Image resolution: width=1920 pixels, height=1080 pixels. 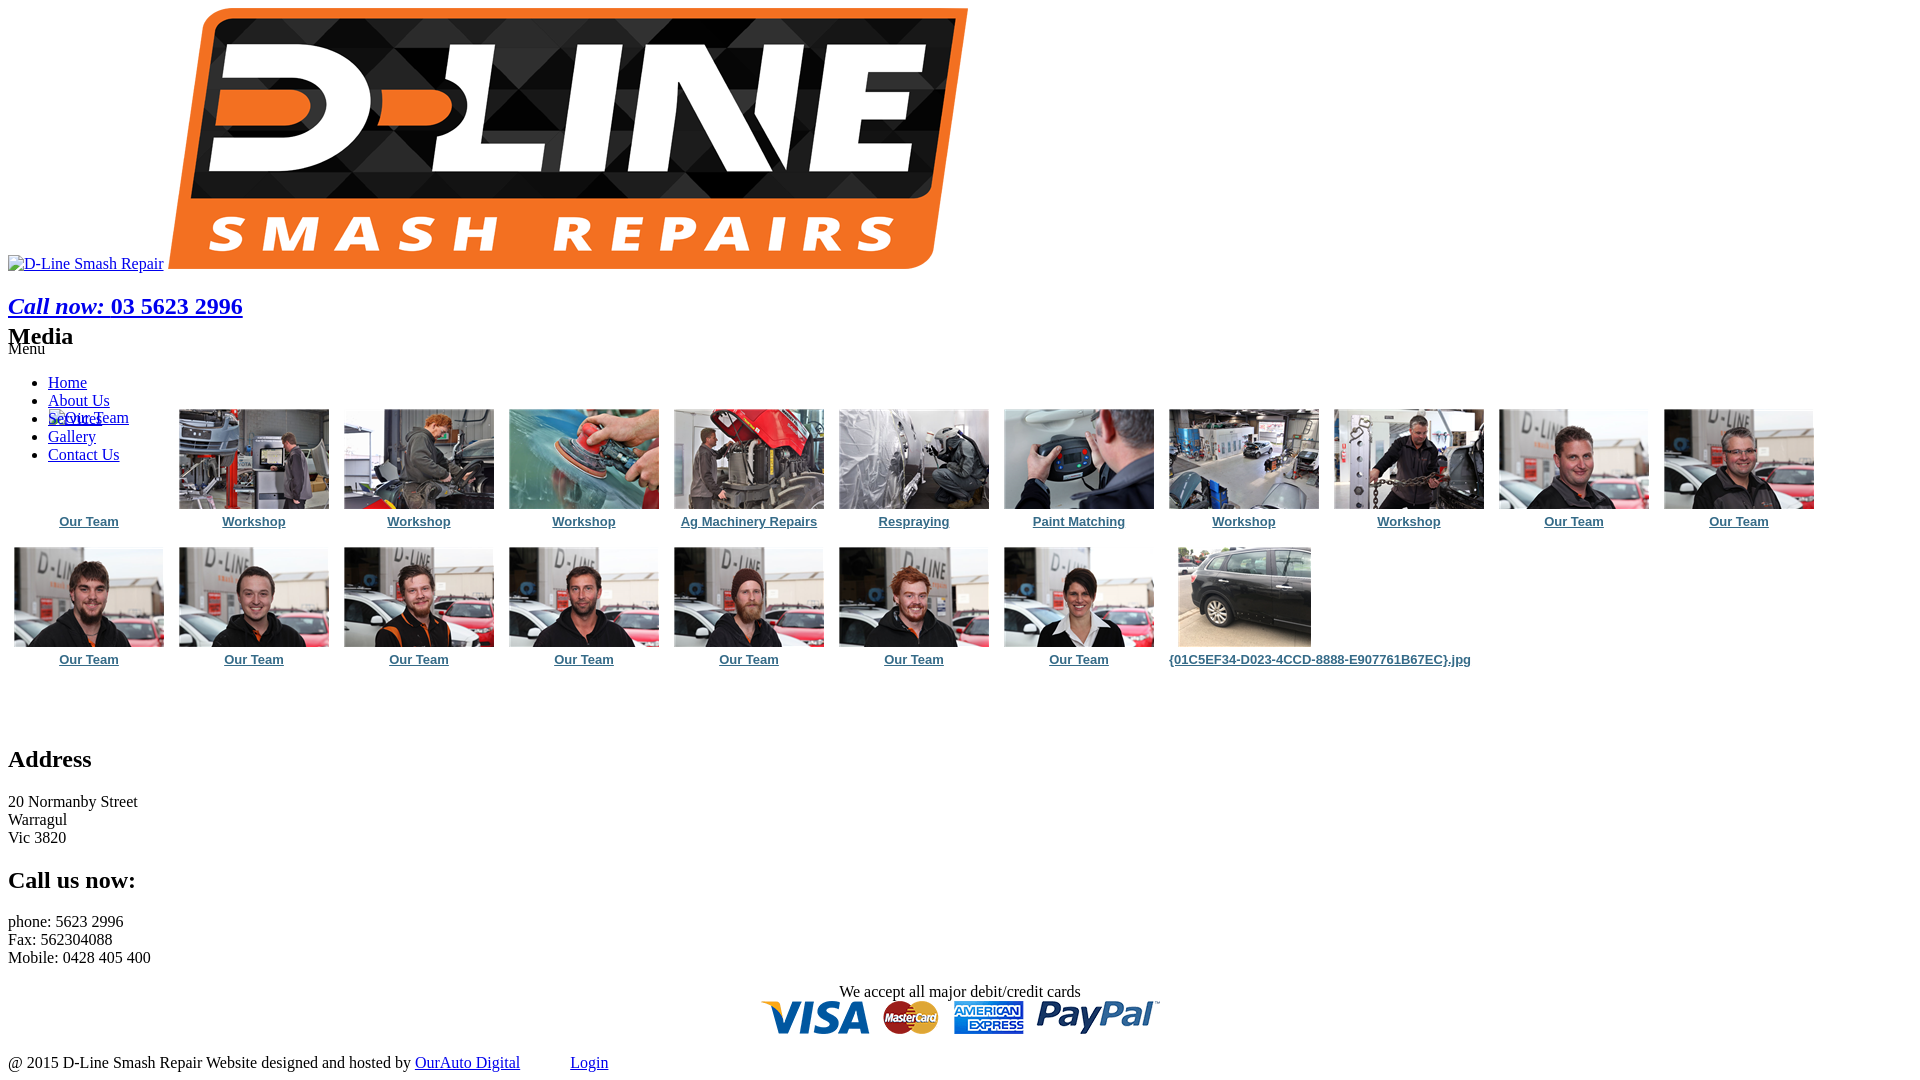 I want to click on 'Menu', so click(x=26, y=347).